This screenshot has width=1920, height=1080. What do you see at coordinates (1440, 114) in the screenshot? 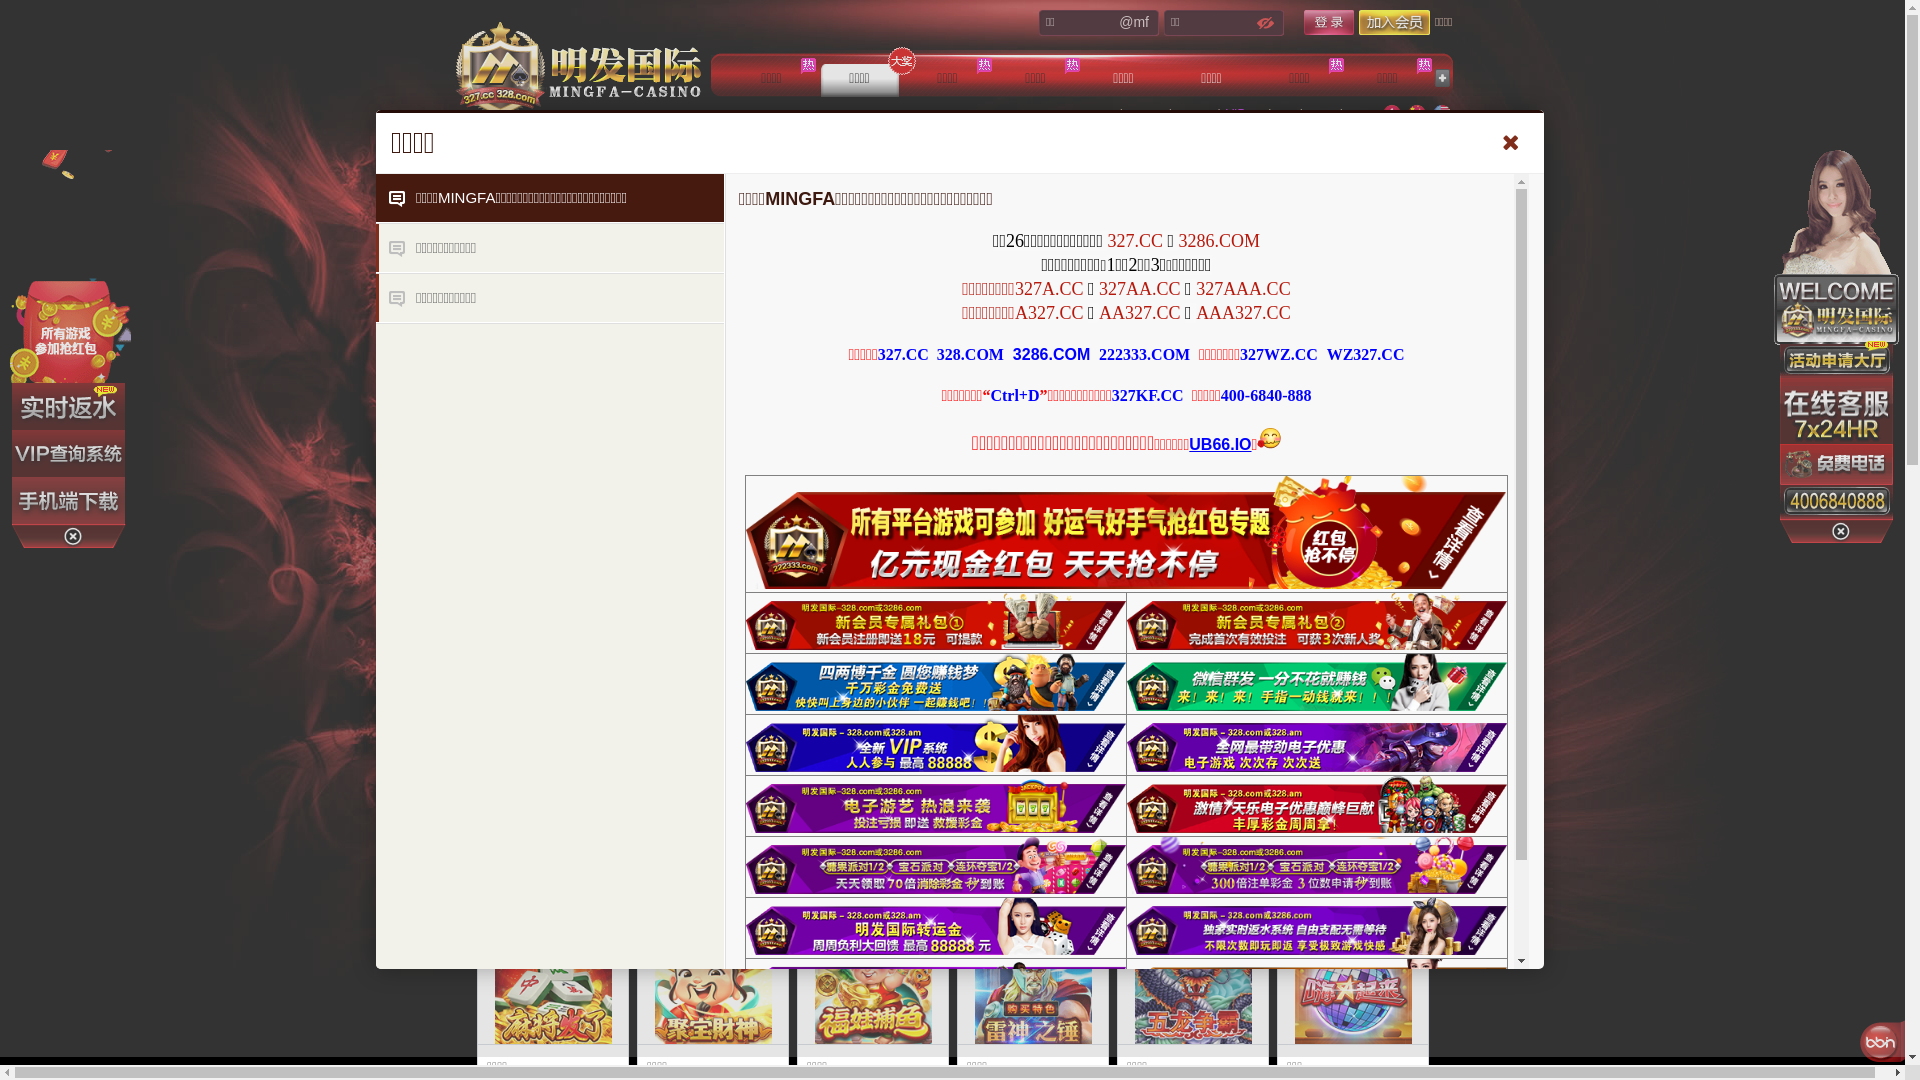
I see `'English'` at bounding box center [1440, 114].